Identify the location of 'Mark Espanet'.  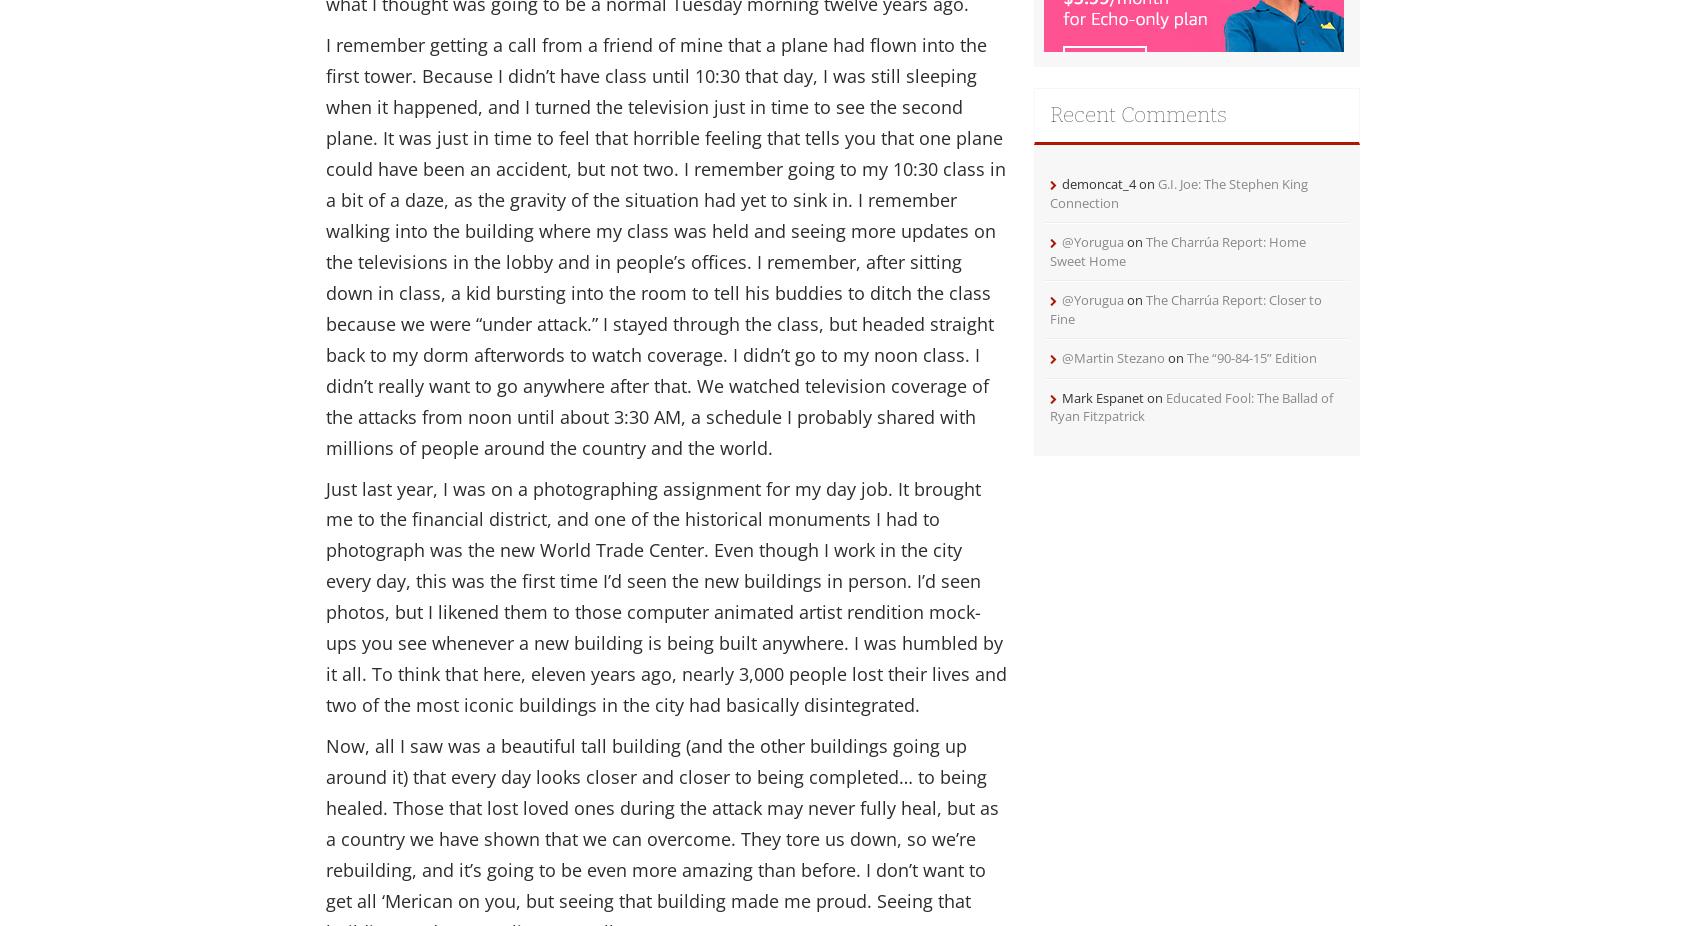
(1061, 396).